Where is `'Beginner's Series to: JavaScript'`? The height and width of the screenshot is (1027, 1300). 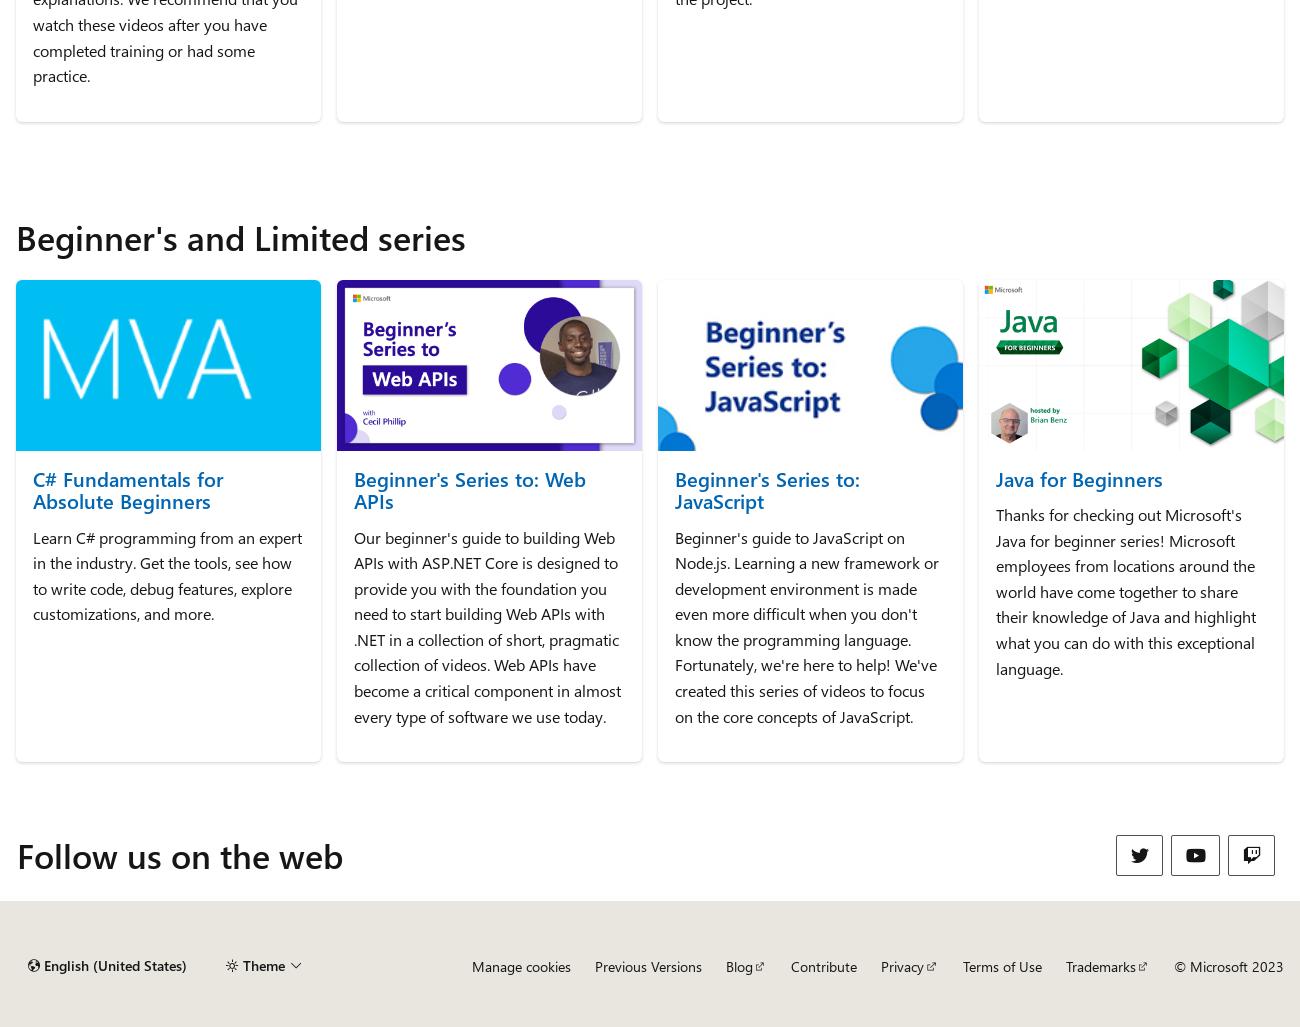
'Beginner's Series to: JavaScript' is located at coordinates (766, 488).